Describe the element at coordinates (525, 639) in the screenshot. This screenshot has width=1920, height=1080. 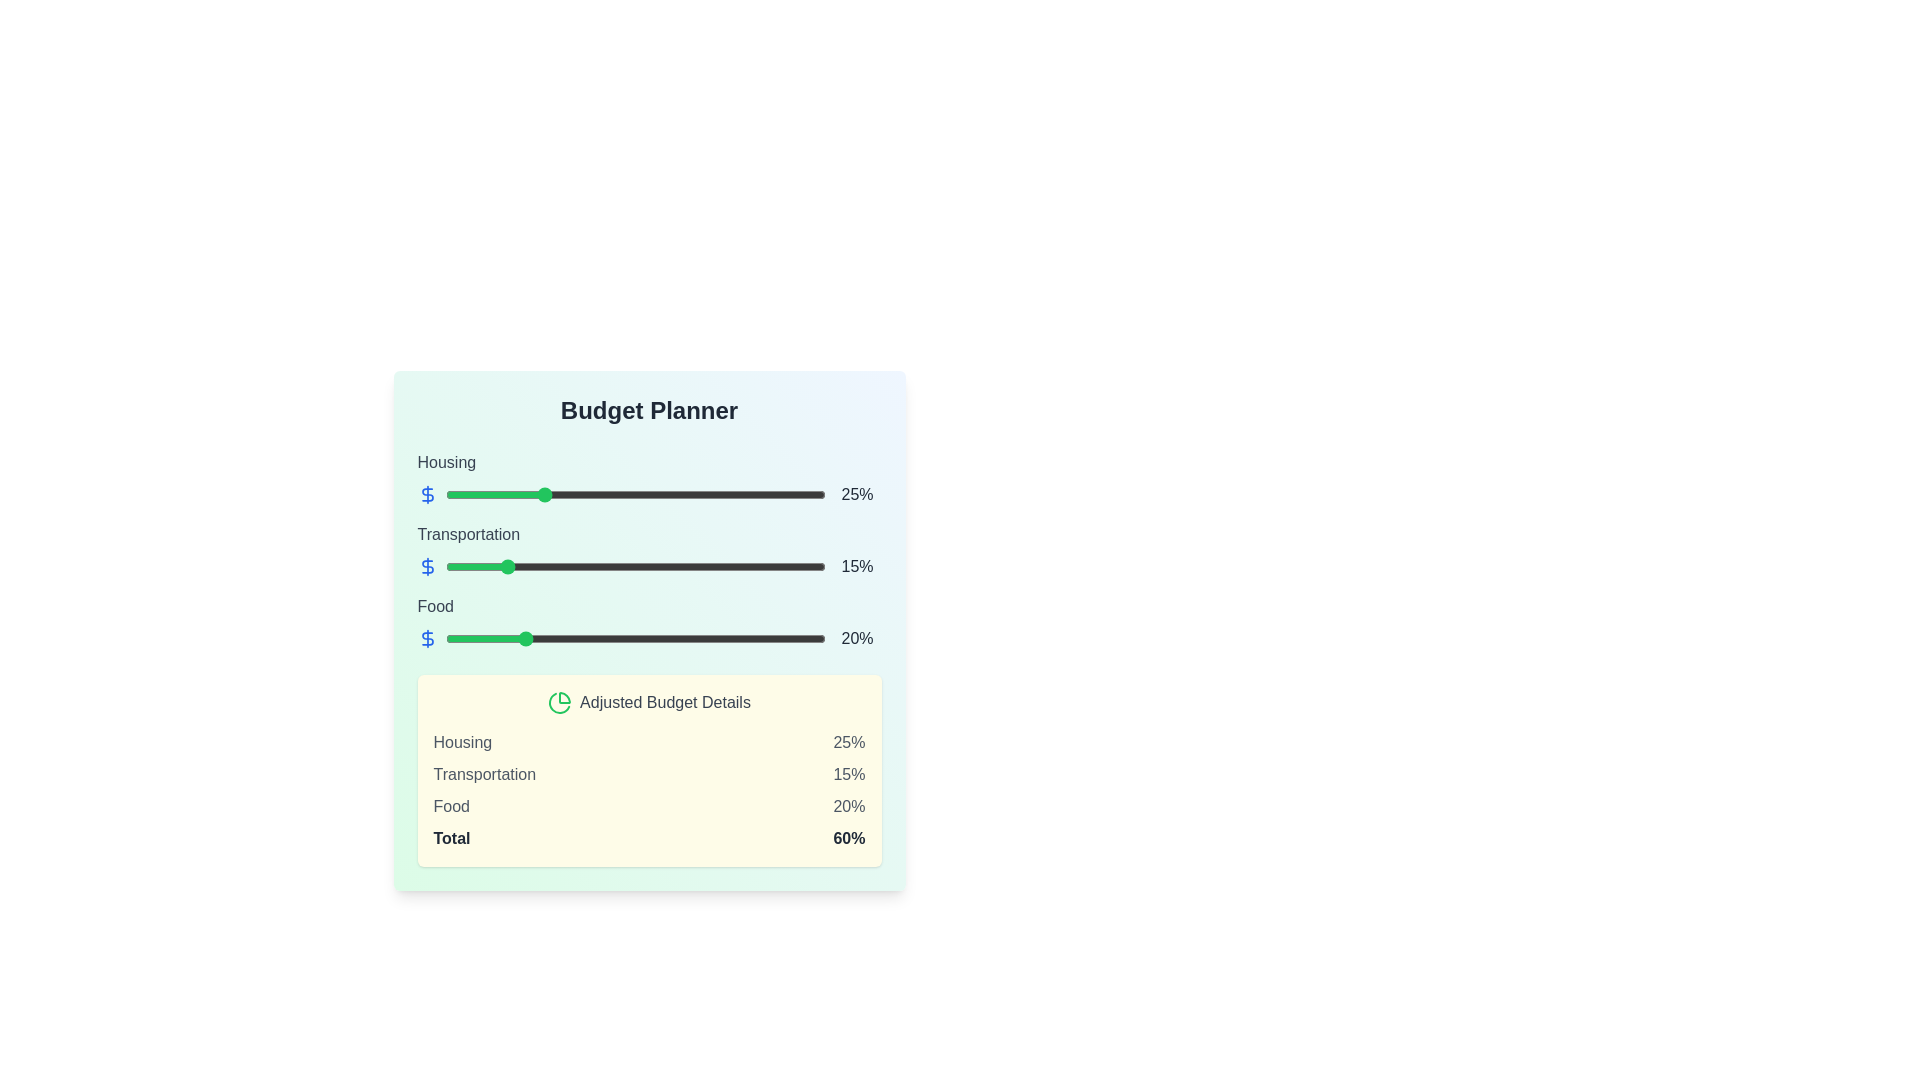
I see `the slider value` at that location.